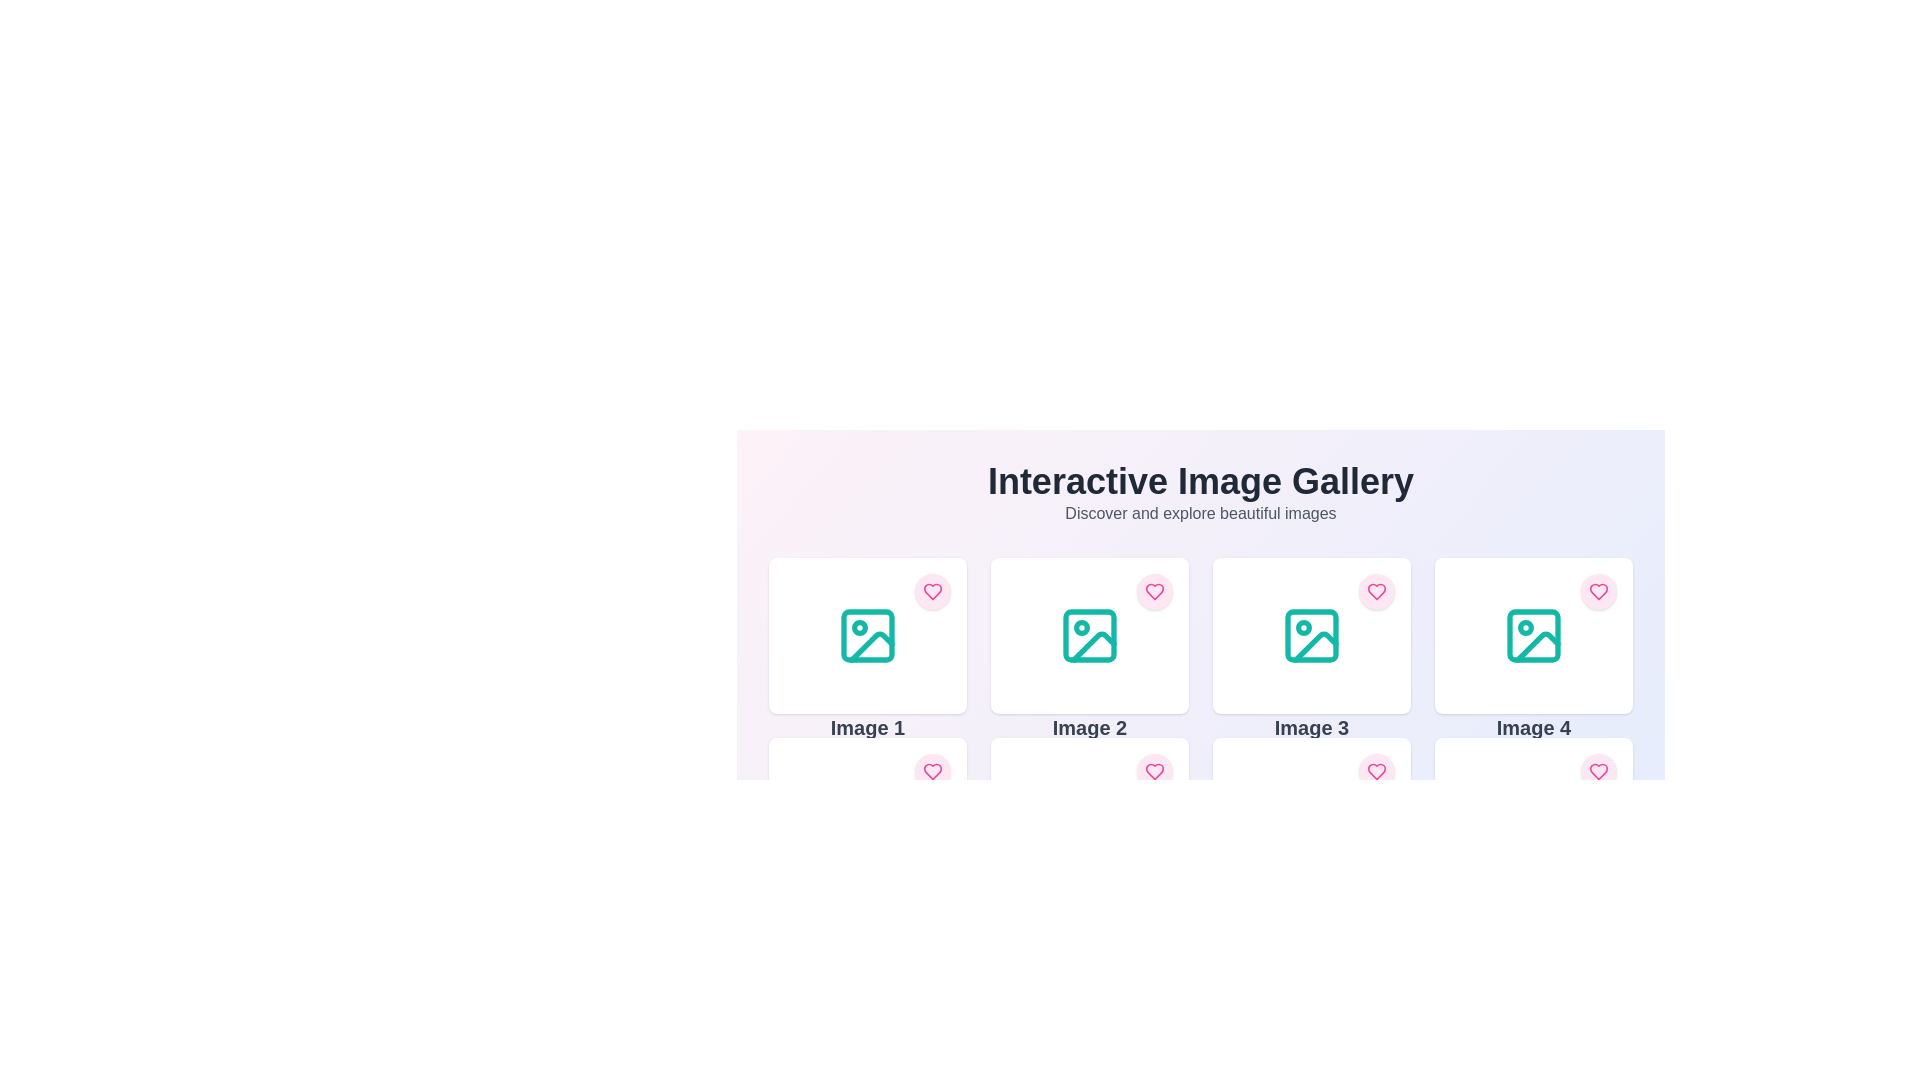  Describe the element at coordinates (1080, 627) in the screenshot. I see `the decorative graphical circle within the image icon titled 'Image 2', positioned towards the upper left area of the icon` at that location.